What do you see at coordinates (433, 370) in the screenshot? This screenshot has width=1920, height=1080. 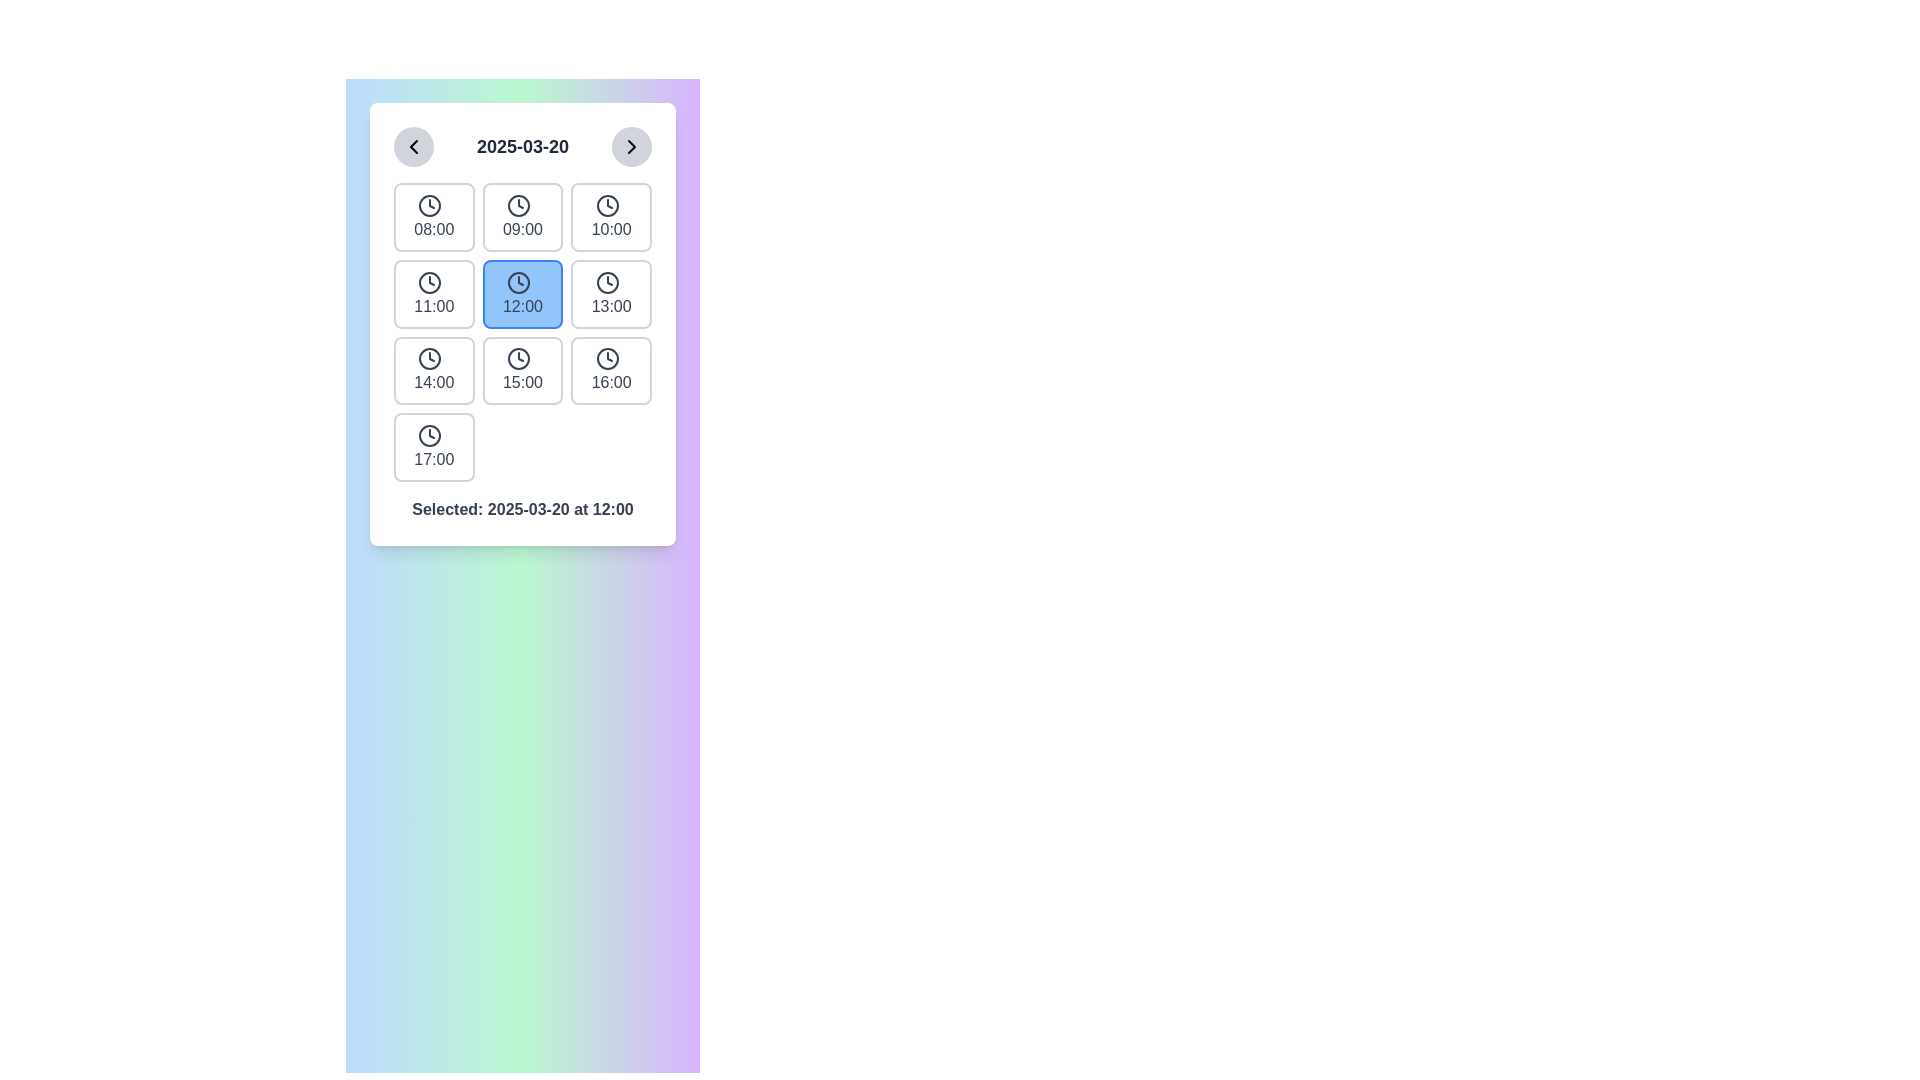 I see `the selectable time slot button for '14:00', which is located in the fourth row and first column of the grid` at bounding box center [433, 370].